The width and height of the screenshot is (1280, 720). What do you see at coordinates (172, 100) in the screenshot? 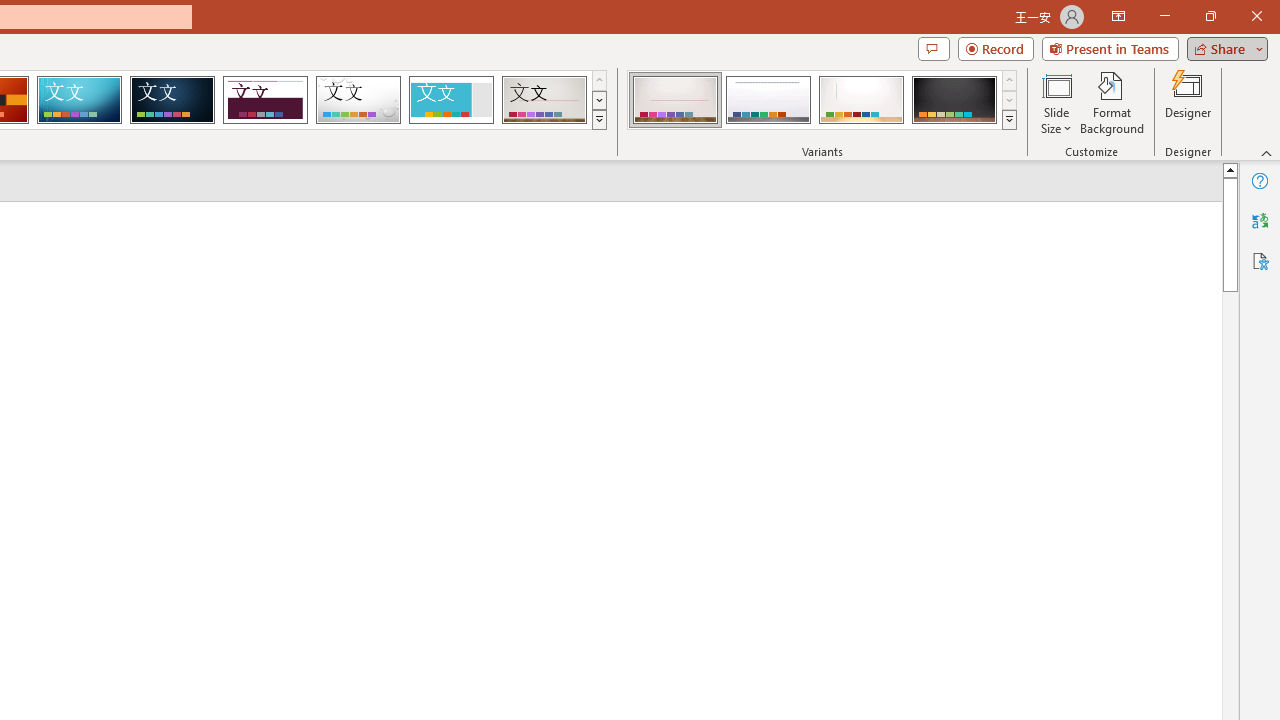
I see `'Damask'` at bounding box center [172, 100].